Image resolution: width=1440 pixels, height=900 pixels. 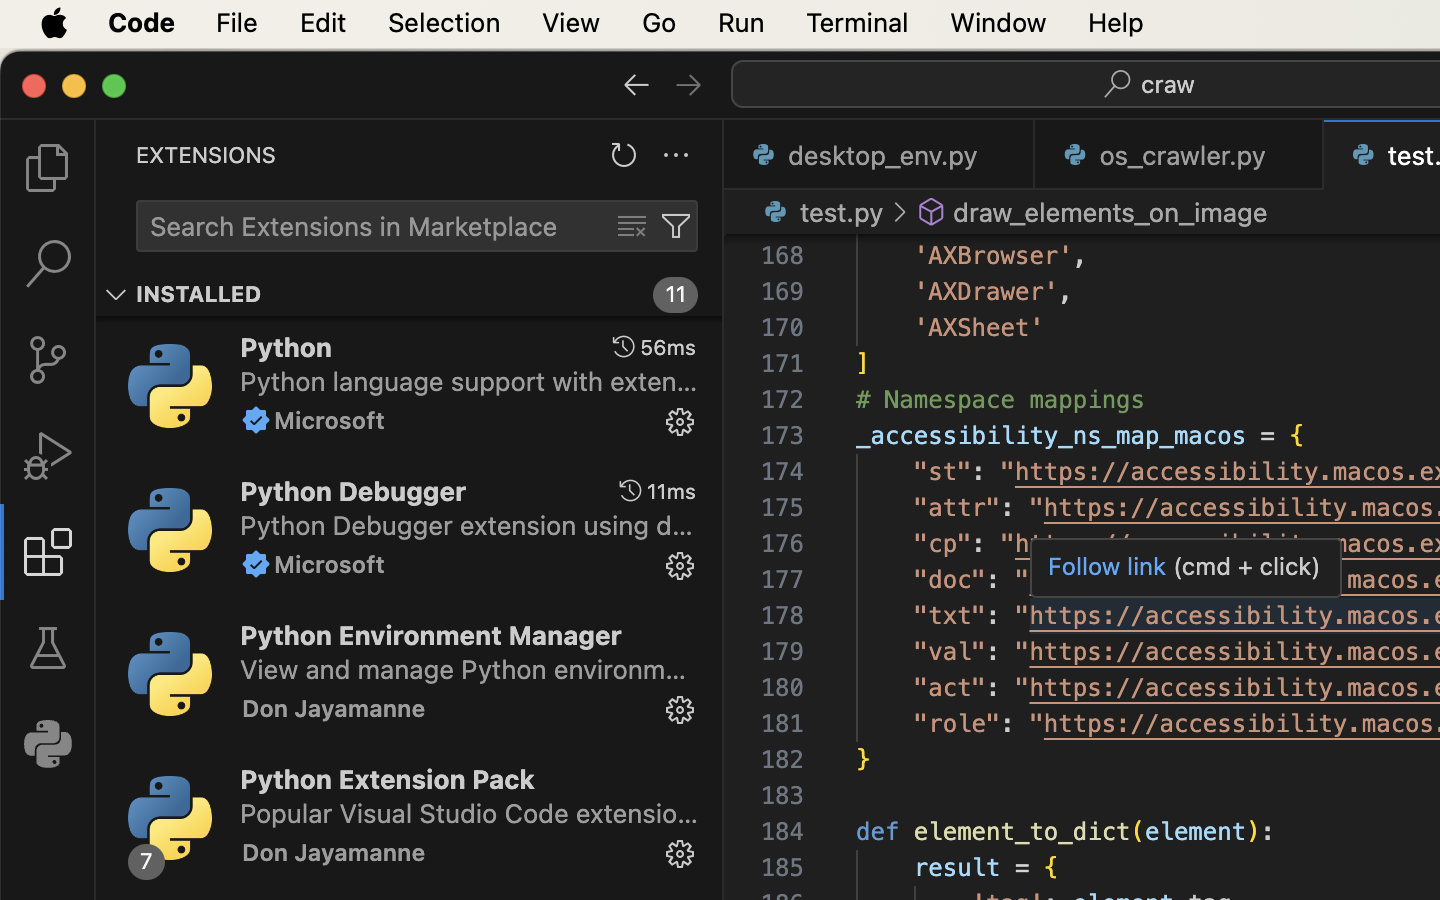 I want to click on 'Python Debugger extension using debugpy.', so click(x=466, y=523).